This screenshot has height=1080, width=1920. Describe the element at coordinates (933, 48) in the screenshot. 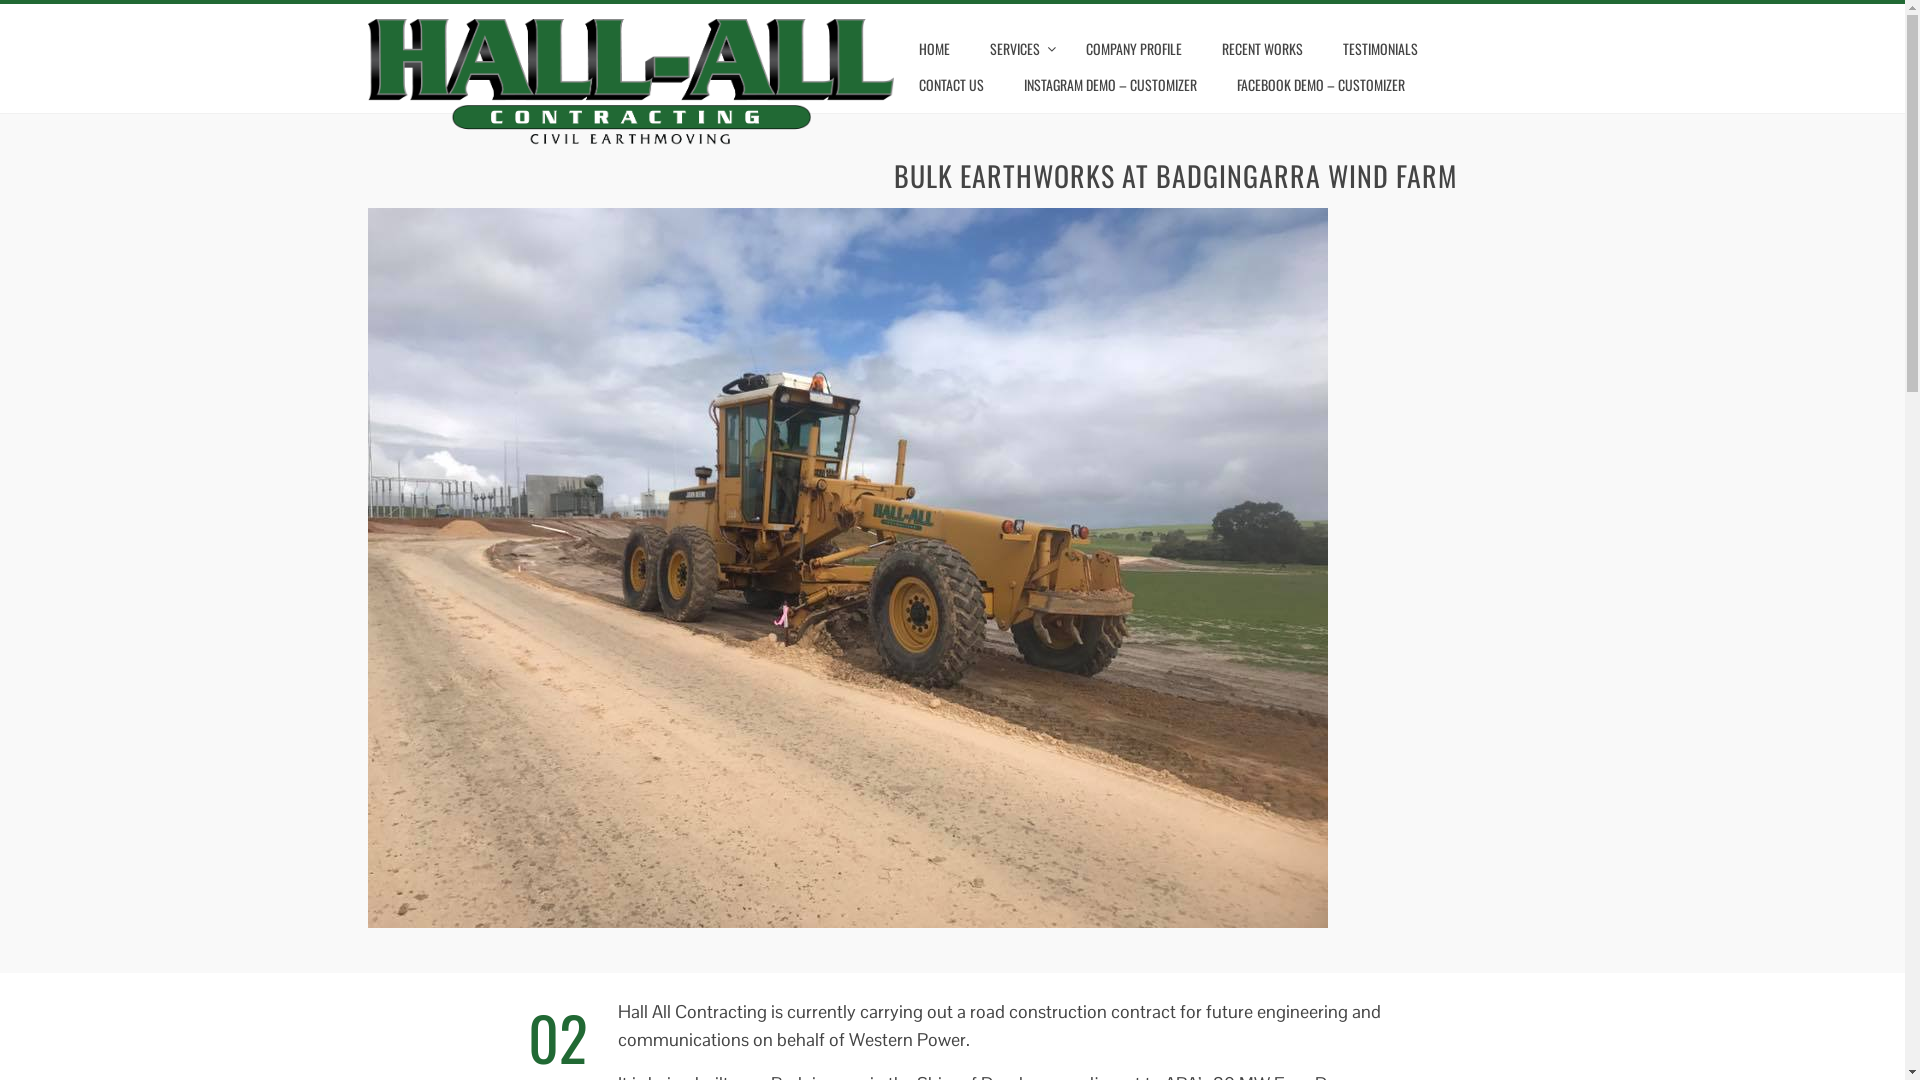

I see `'HOME'` at that location.